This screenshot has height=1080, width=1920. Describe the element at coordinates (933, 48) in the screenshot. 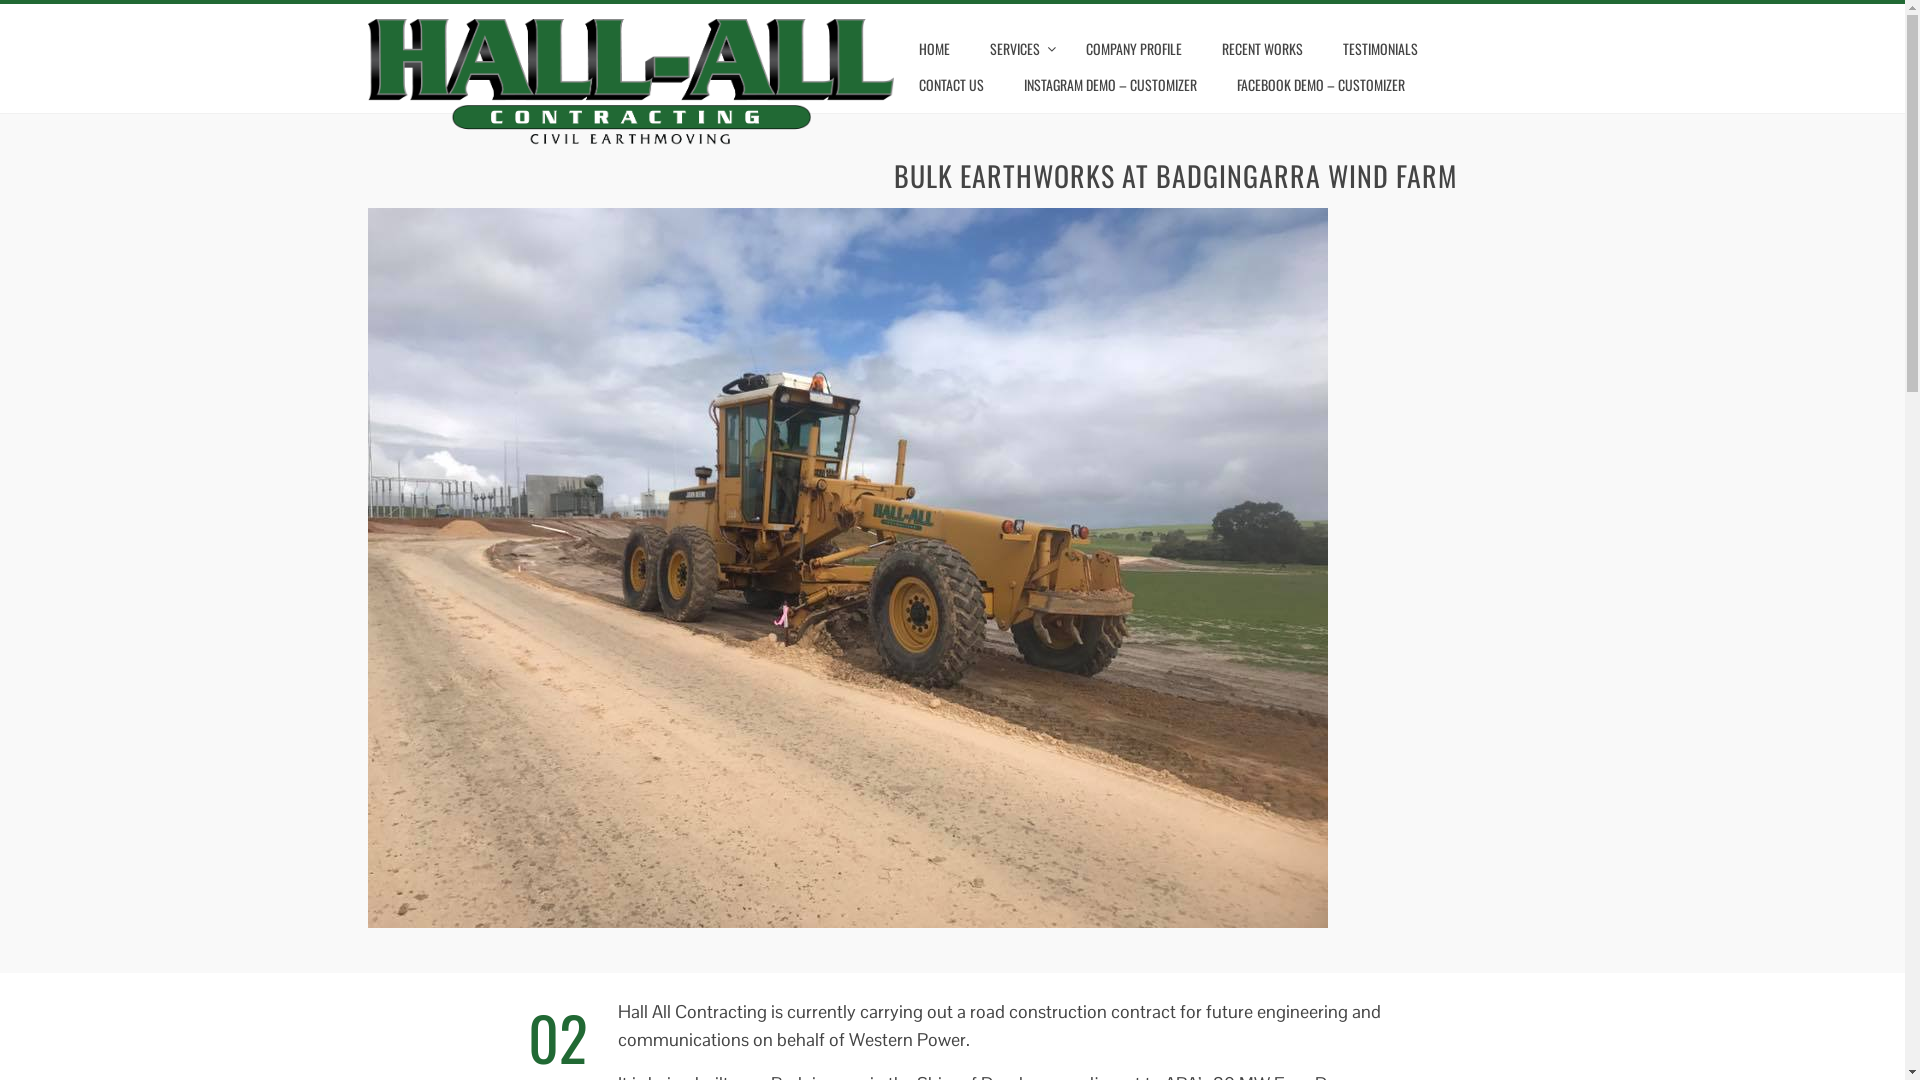

I see `'HOME'` at that location.